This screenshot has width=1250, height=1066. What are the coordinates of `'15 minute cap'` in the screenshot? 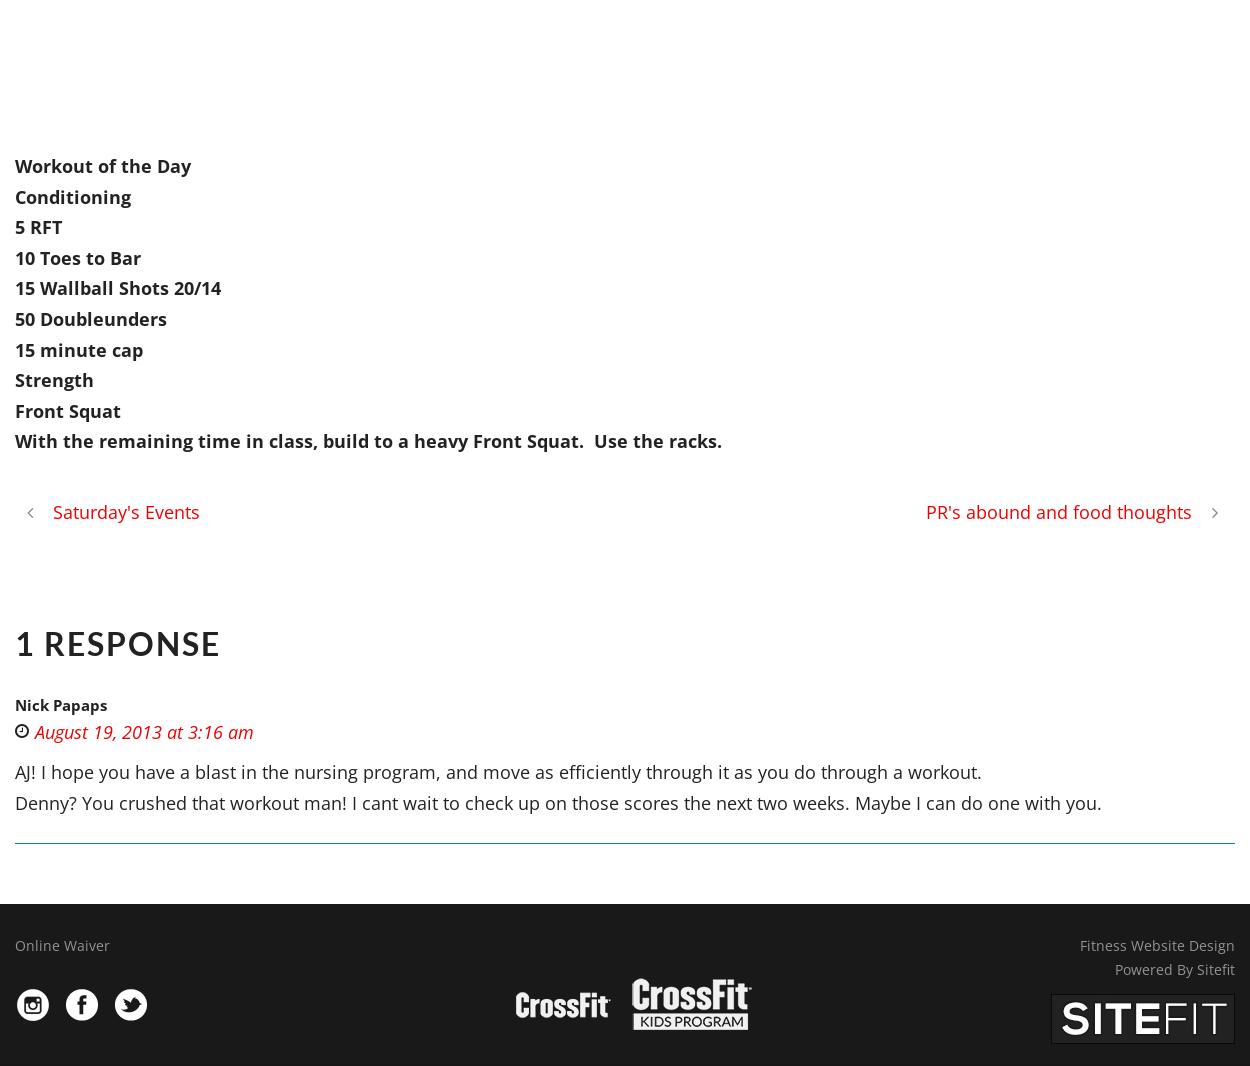 It's located at (78, 349).